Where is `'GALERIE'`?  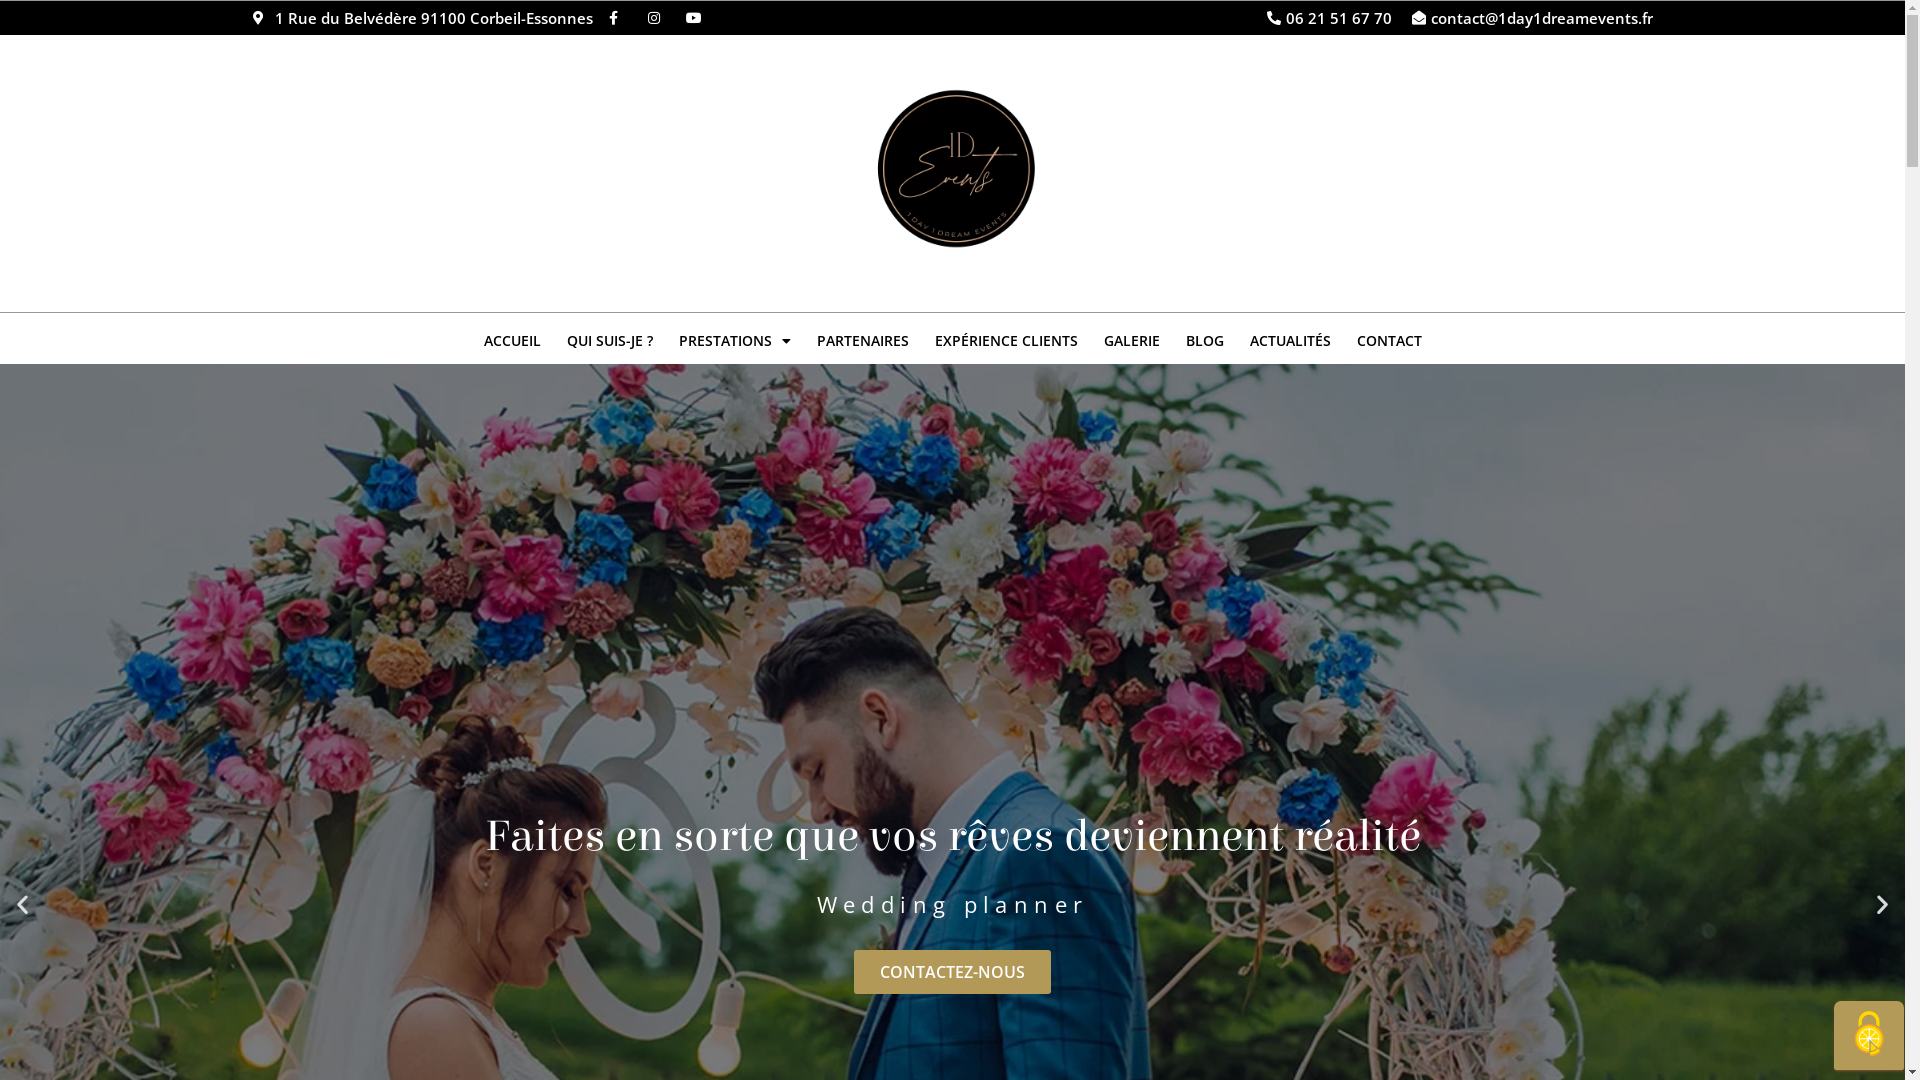 'GALERIE' is located at coordinates (1088, 339).